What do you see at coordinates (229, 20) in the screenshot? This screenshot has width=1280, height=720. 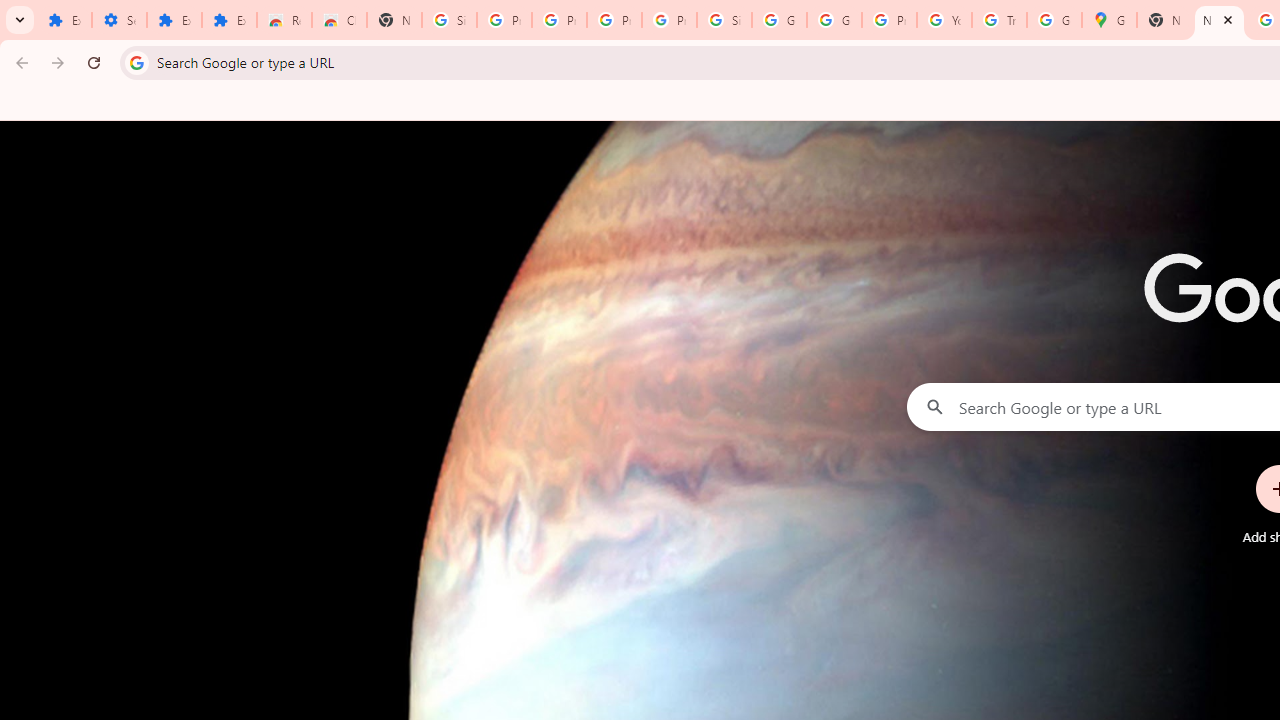 I see `'Extensions'` at bounding box center [229, 20].